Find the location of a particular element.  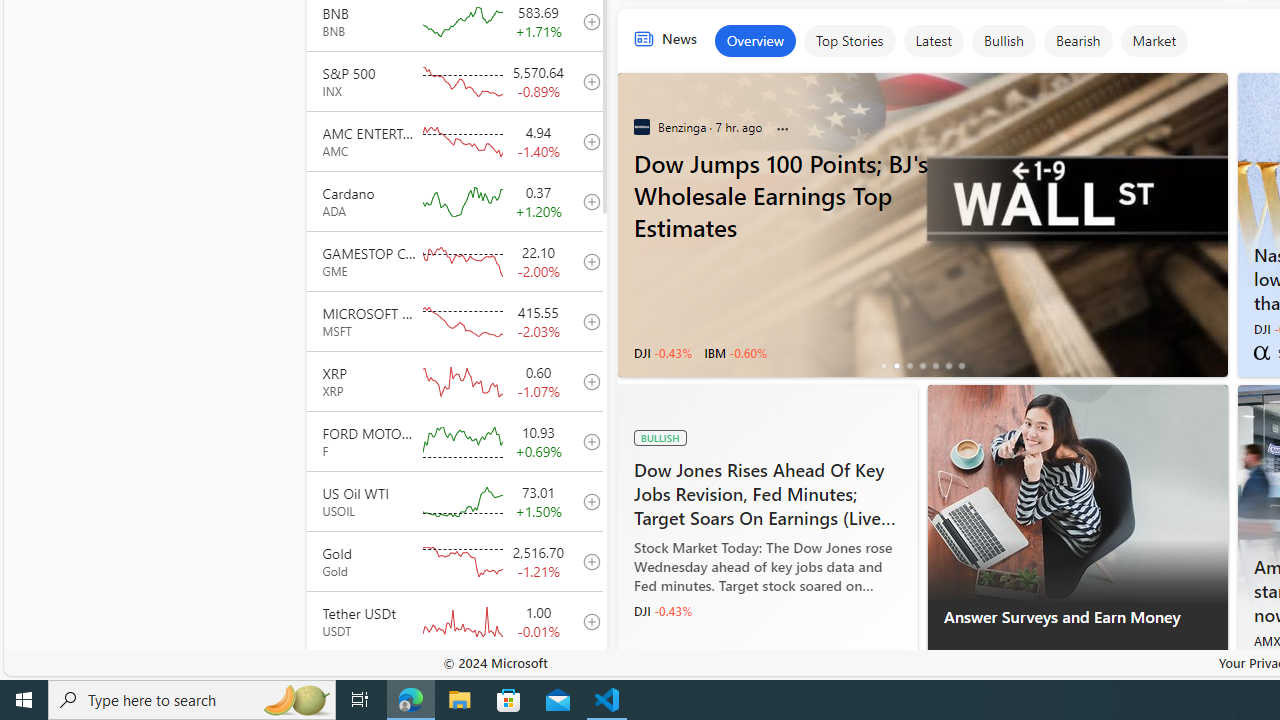

'Bearish' is located at coordinates (1077, 41).